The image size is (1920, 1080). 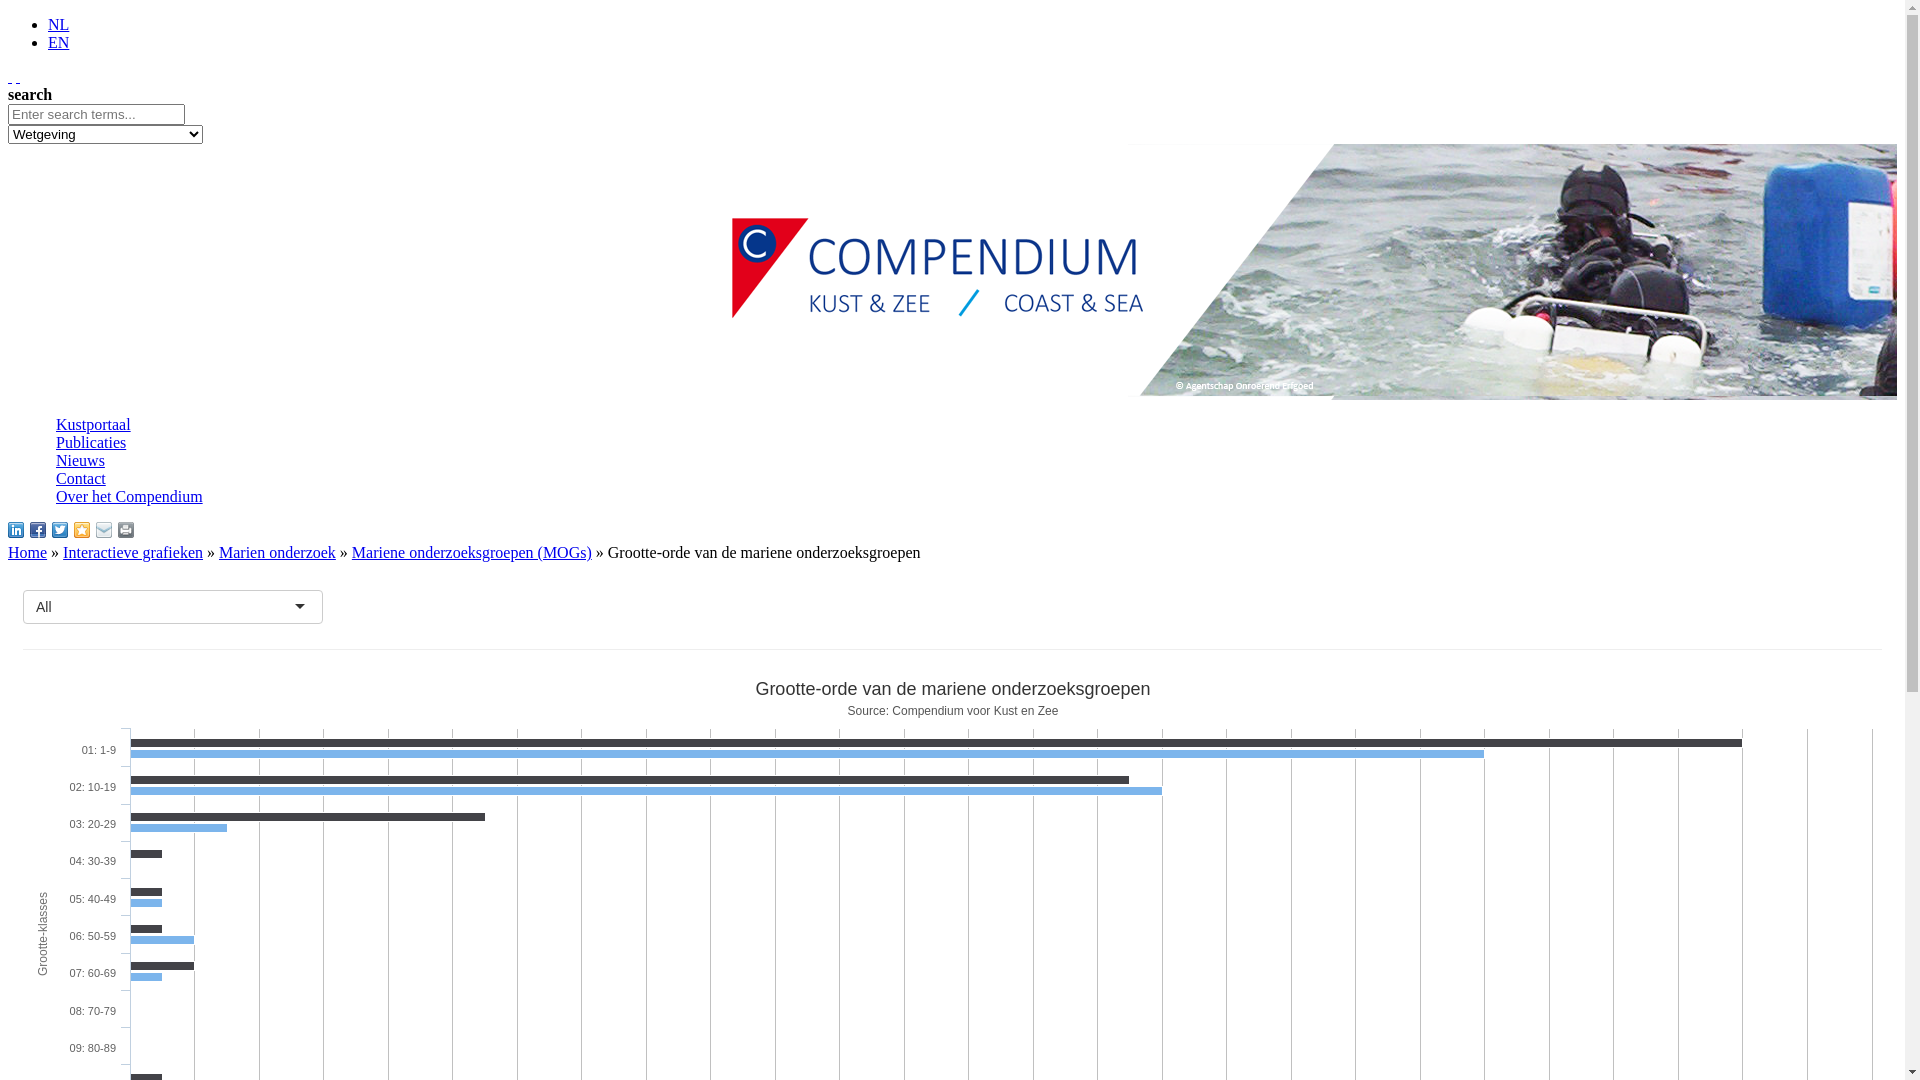 I want to click on 'Contact', so click(x=56, y=478).